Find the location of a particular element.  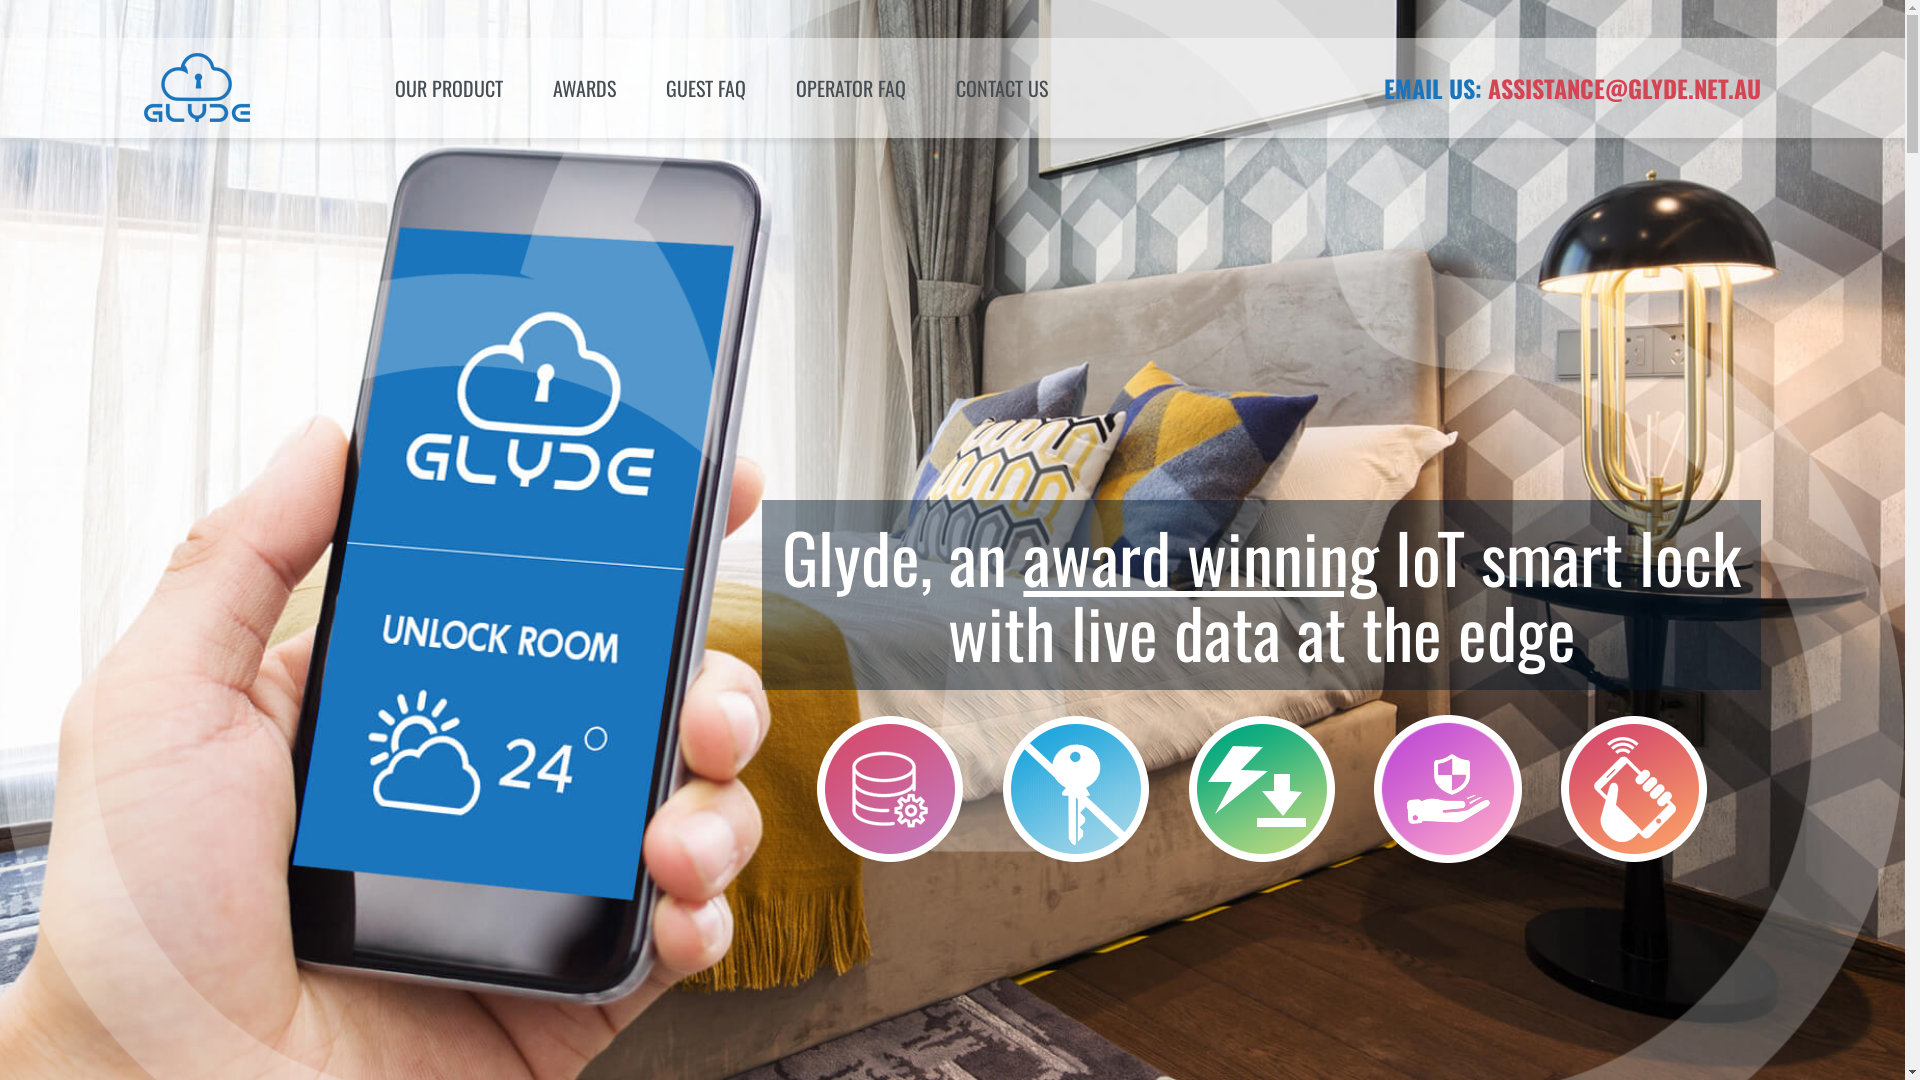

'OUR PRODUCT' is located at coordinates (369, 87).